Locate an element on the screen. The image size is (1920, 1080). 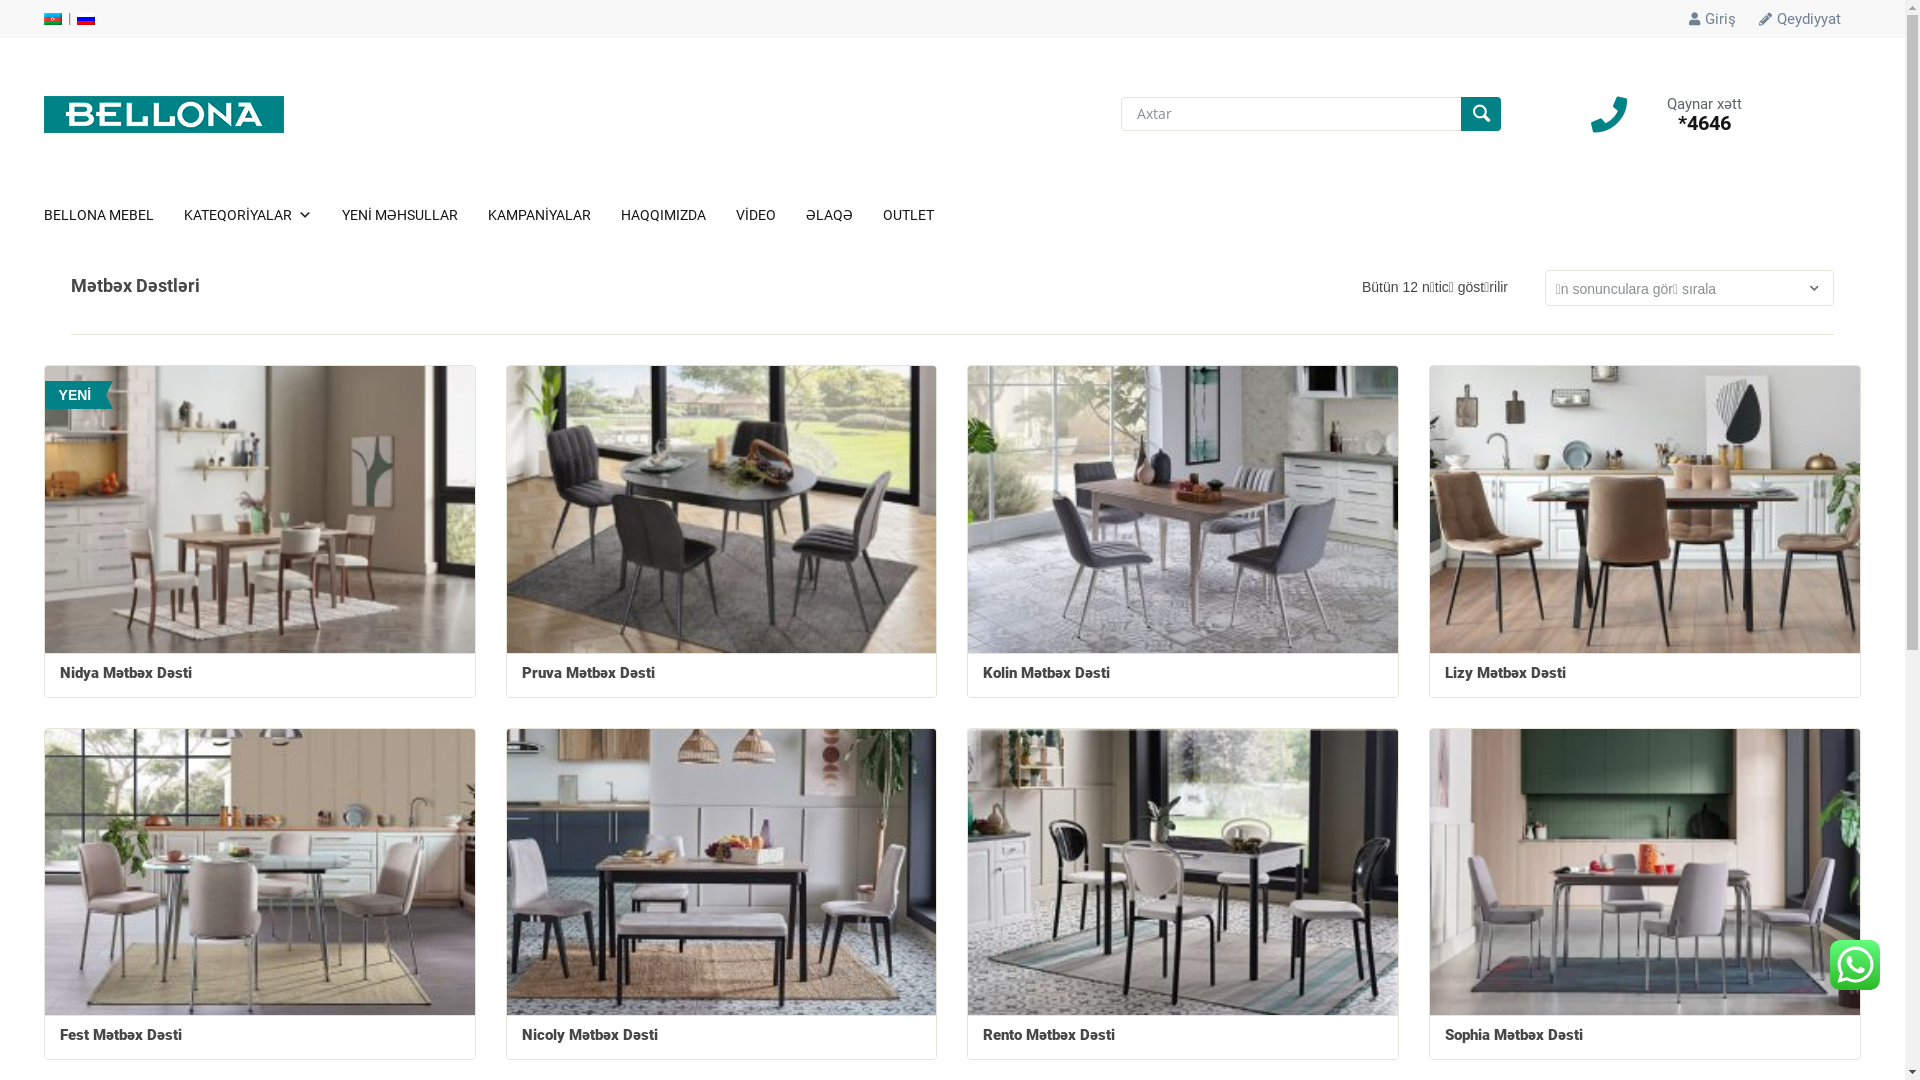
'Qeydiyyat' is located at coordinates (1800, 19).